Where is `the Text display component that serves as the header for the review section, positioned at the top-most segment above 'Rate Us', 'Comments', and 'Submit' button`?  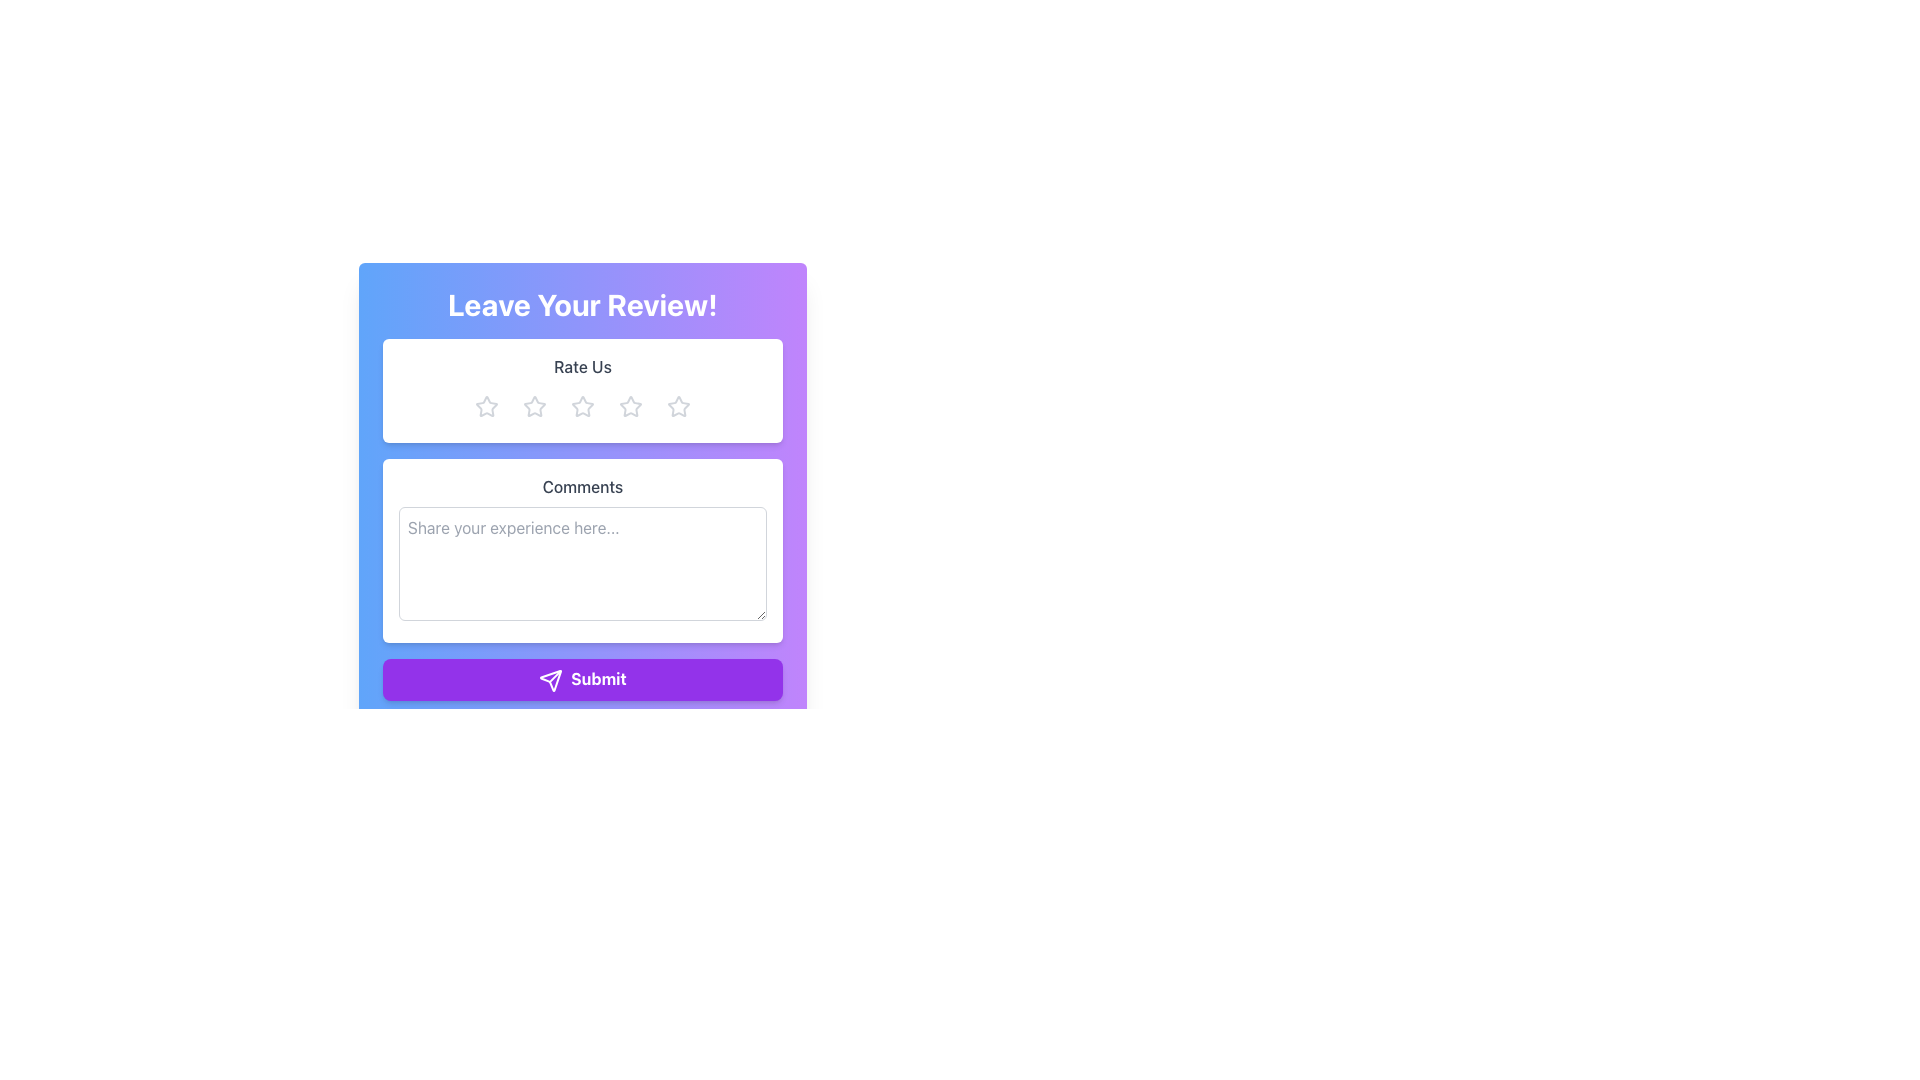
the Text display component that serves as the header for the review section, positioned at the top-most segment above 'Rate Us', 'Comments', and 'Submit' button is located at coordinates (581, 304).